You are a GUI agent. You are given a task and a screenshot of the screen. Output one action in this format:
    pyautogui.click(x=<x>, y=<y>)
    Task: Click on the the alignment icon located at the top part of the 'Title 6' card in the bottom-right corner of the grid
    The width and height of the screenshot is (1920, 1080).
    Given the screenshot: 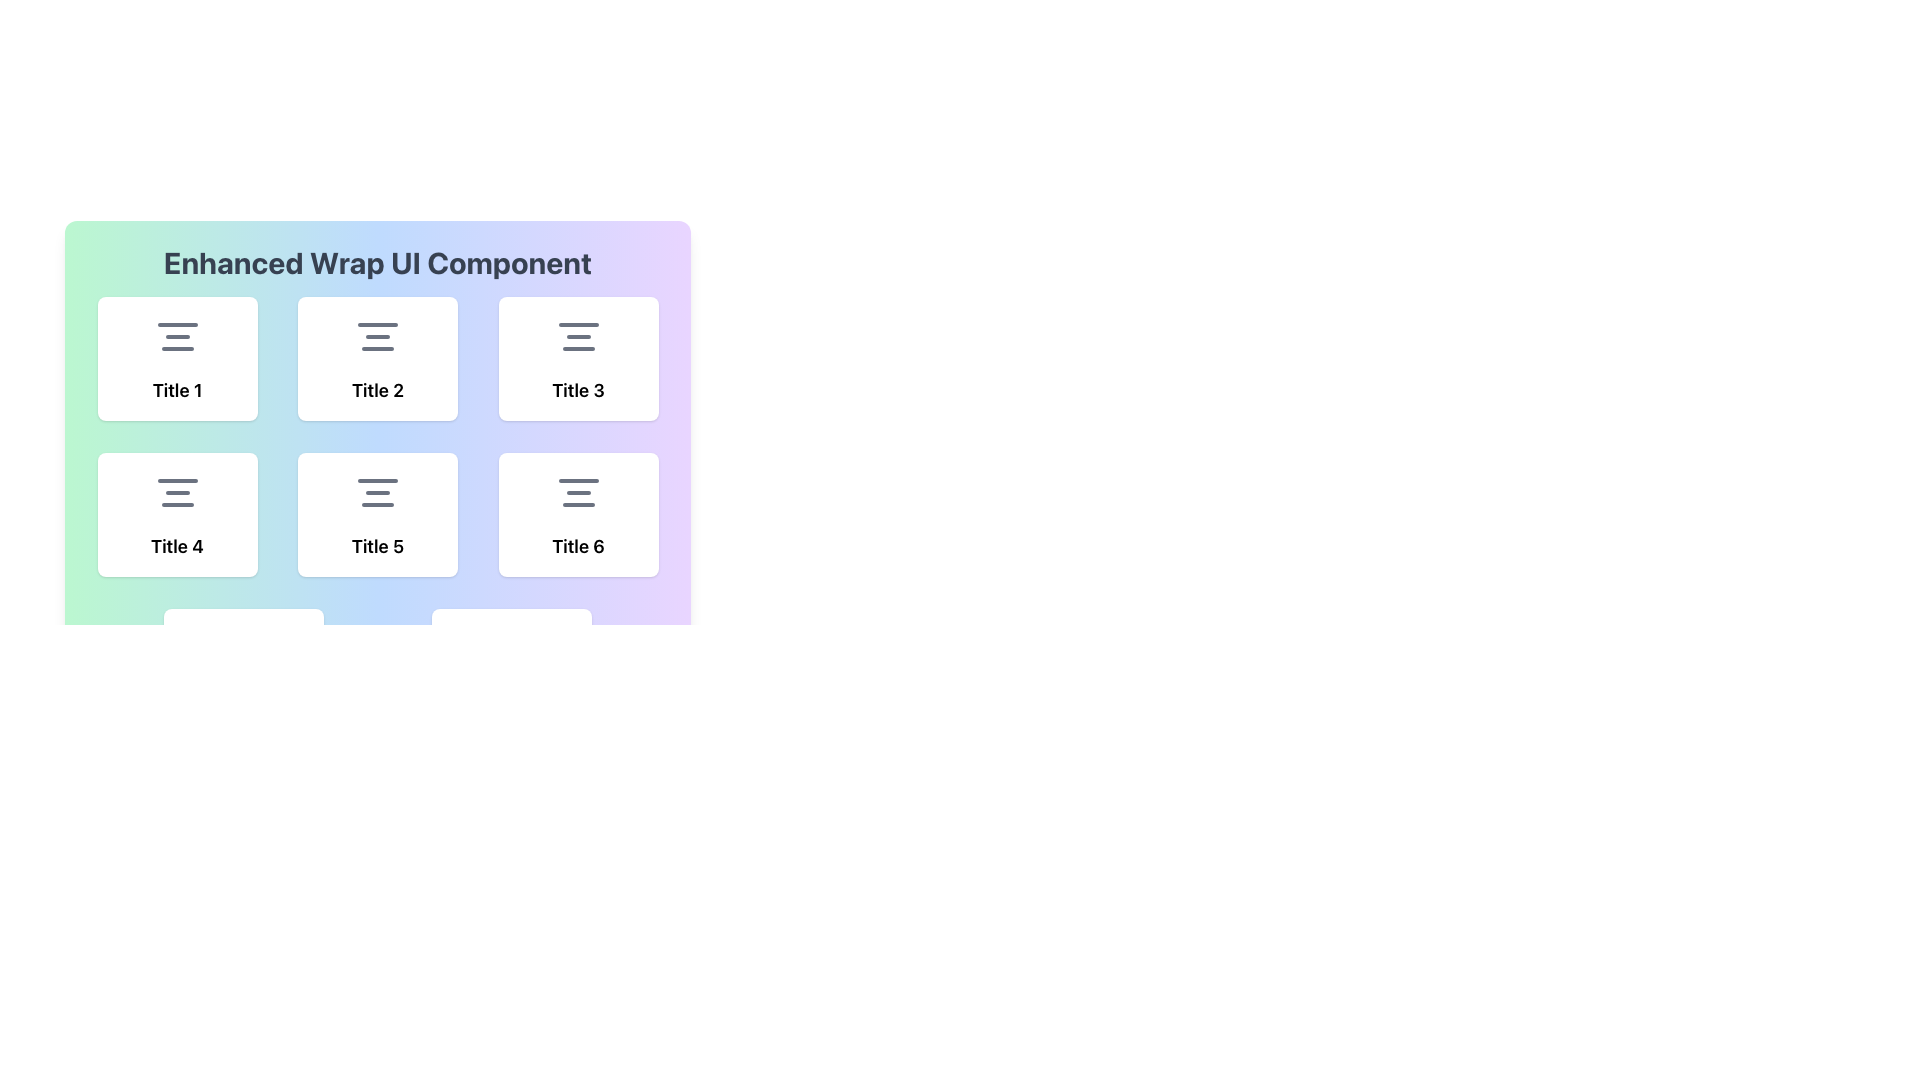 What is the action you would take?
    pyautogui.click(x=577, y=493)
    